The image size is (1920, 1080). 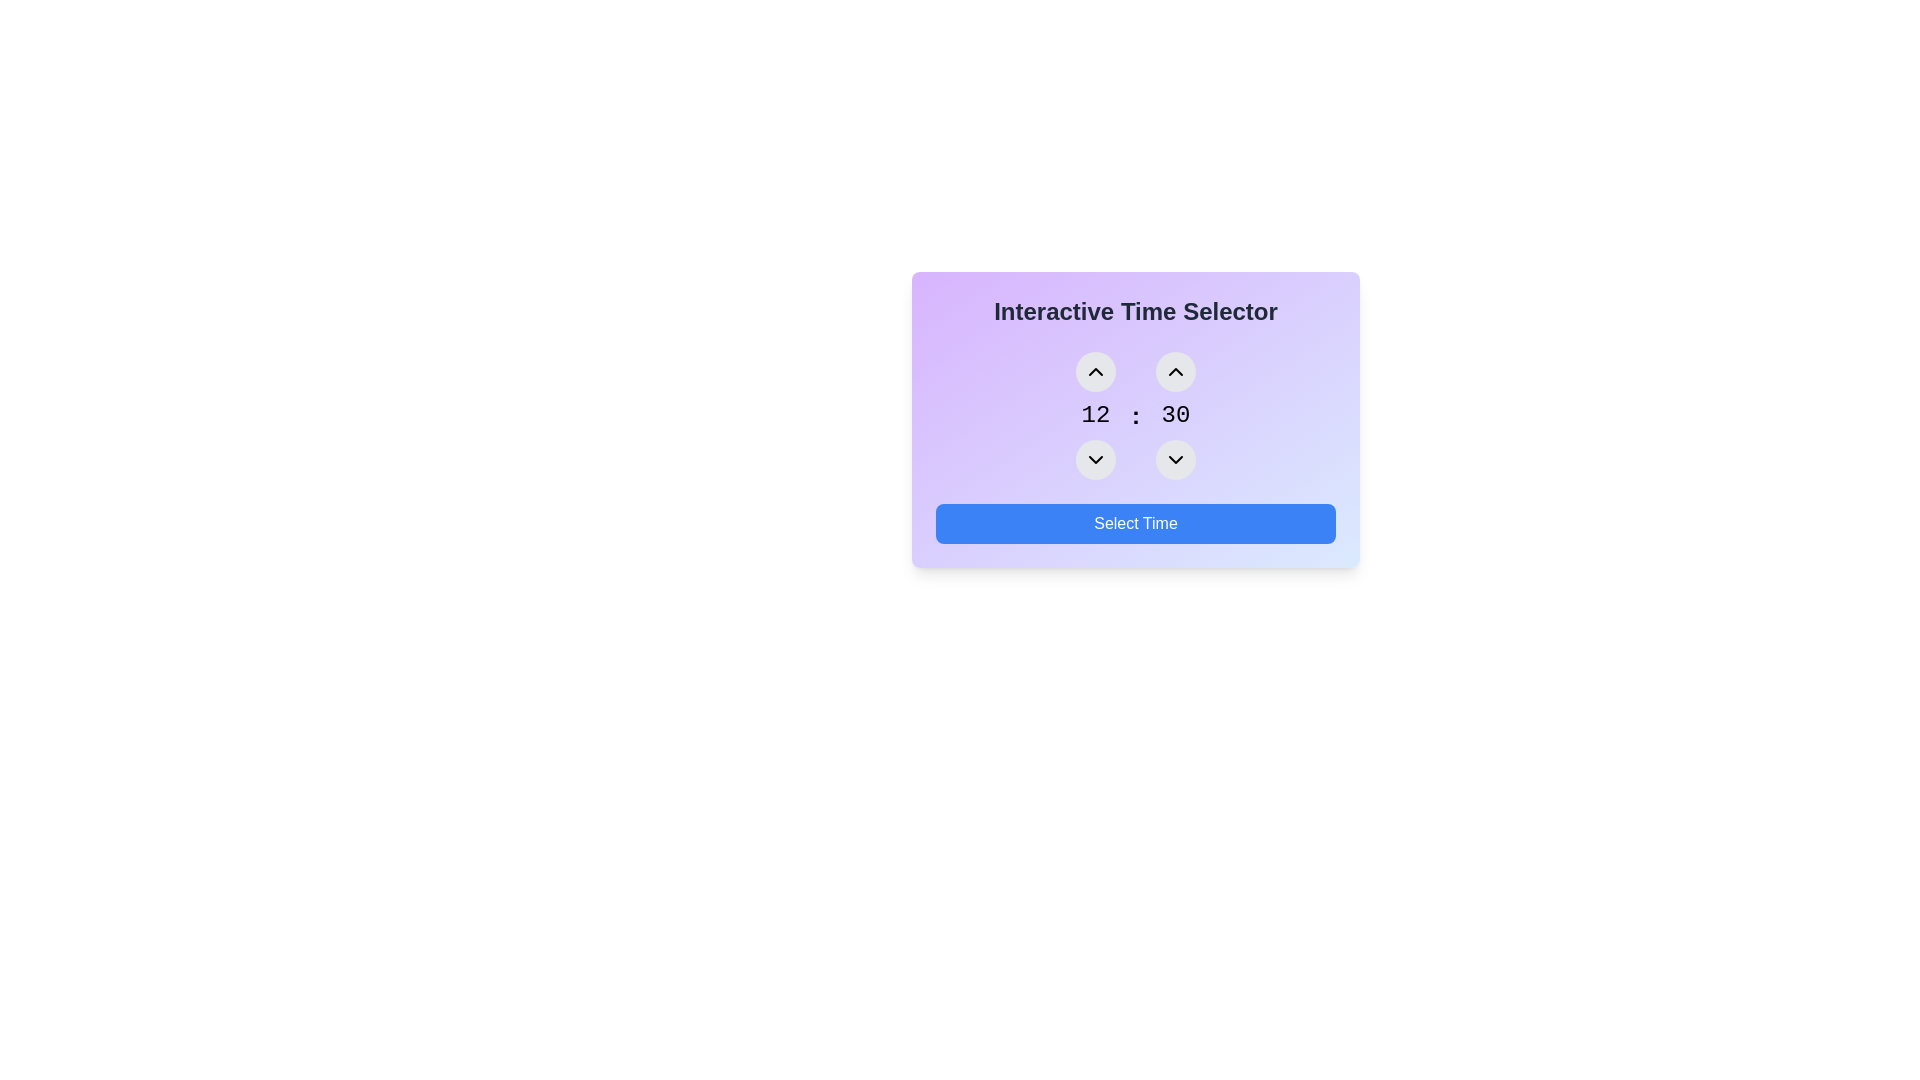 I want to click on the circular button with a light gray background and a black downward arrow icon located directly beneath the text '30', so click(x=1176, y=459).